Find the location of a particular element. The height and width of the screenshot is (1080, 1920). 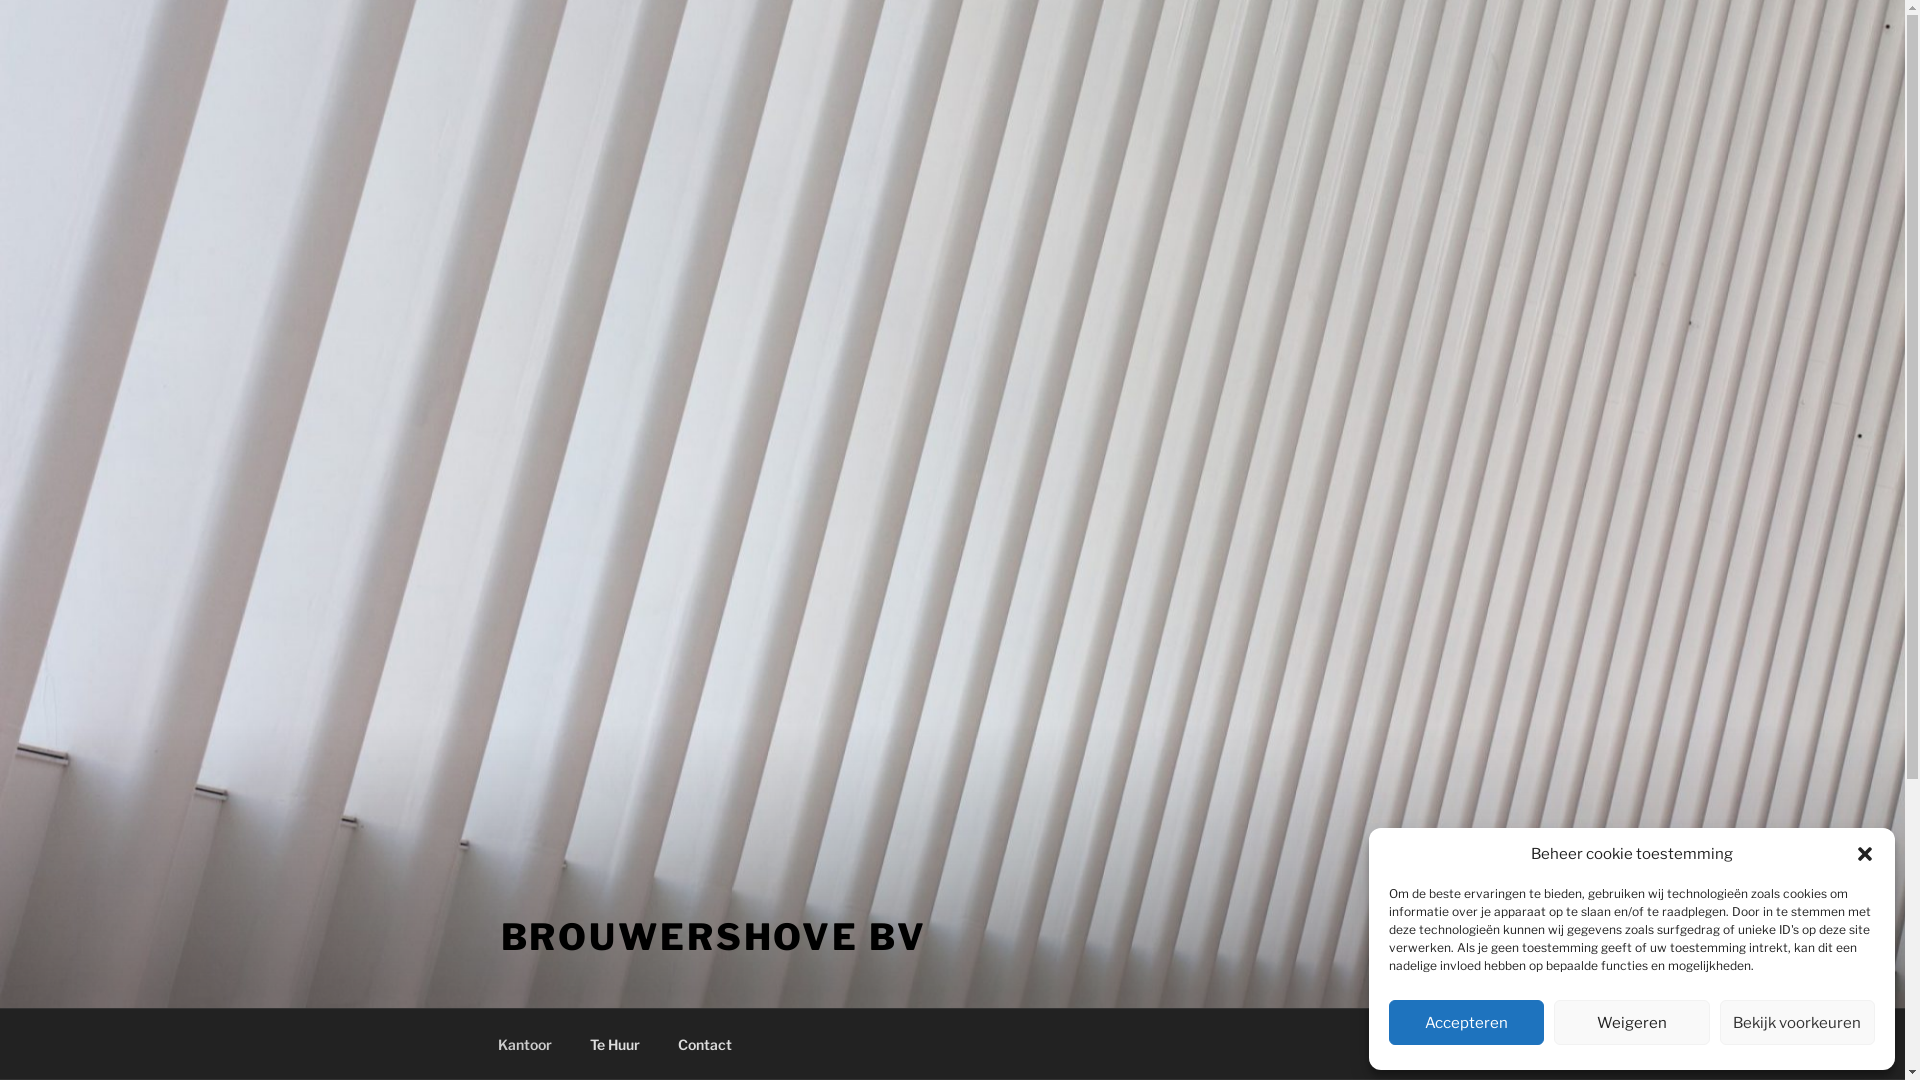

'Bekijk voorkeuren' is located at coordinates (1797, 1022).